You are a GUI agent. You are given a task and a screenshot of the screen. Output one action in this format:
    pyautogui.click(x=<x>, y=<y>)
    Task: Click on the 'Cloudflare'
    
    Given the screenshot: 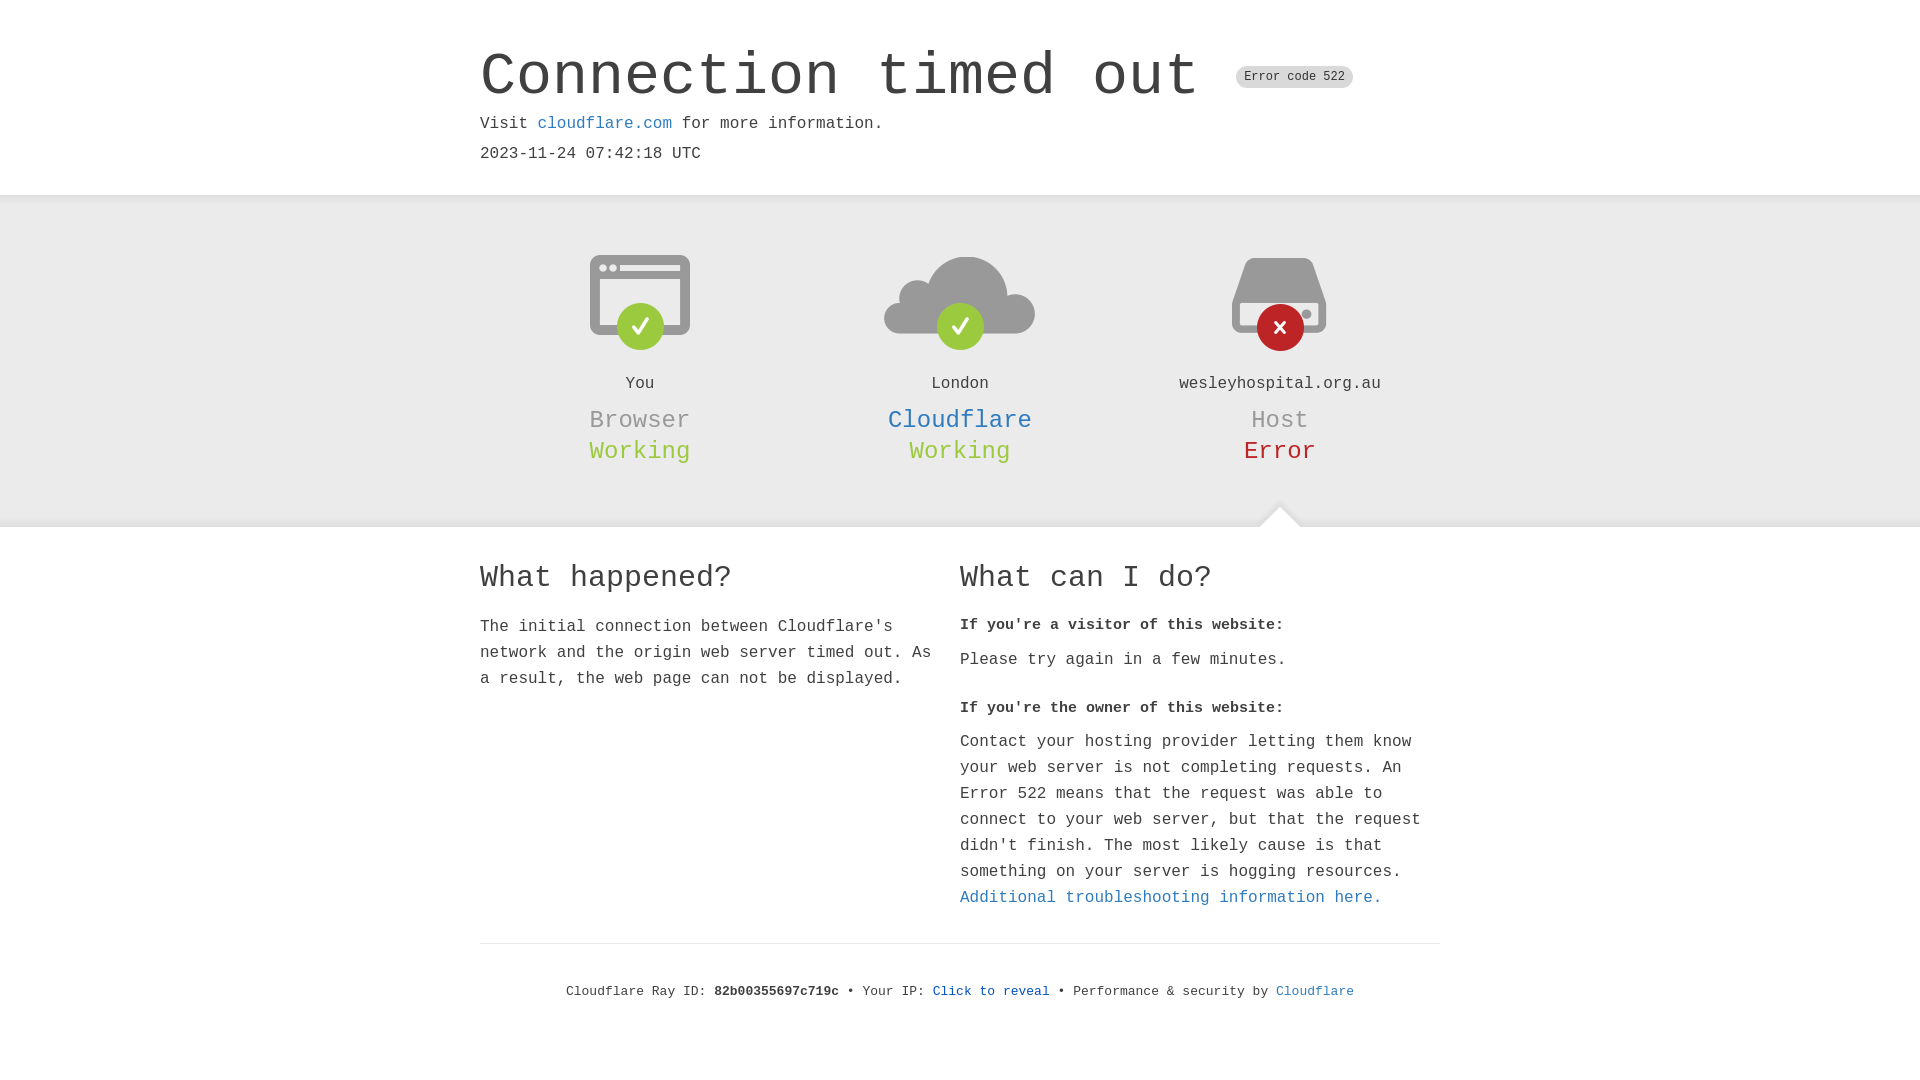 What is the action you would take?
    pyautogui.click(x=1275, y=991)
    